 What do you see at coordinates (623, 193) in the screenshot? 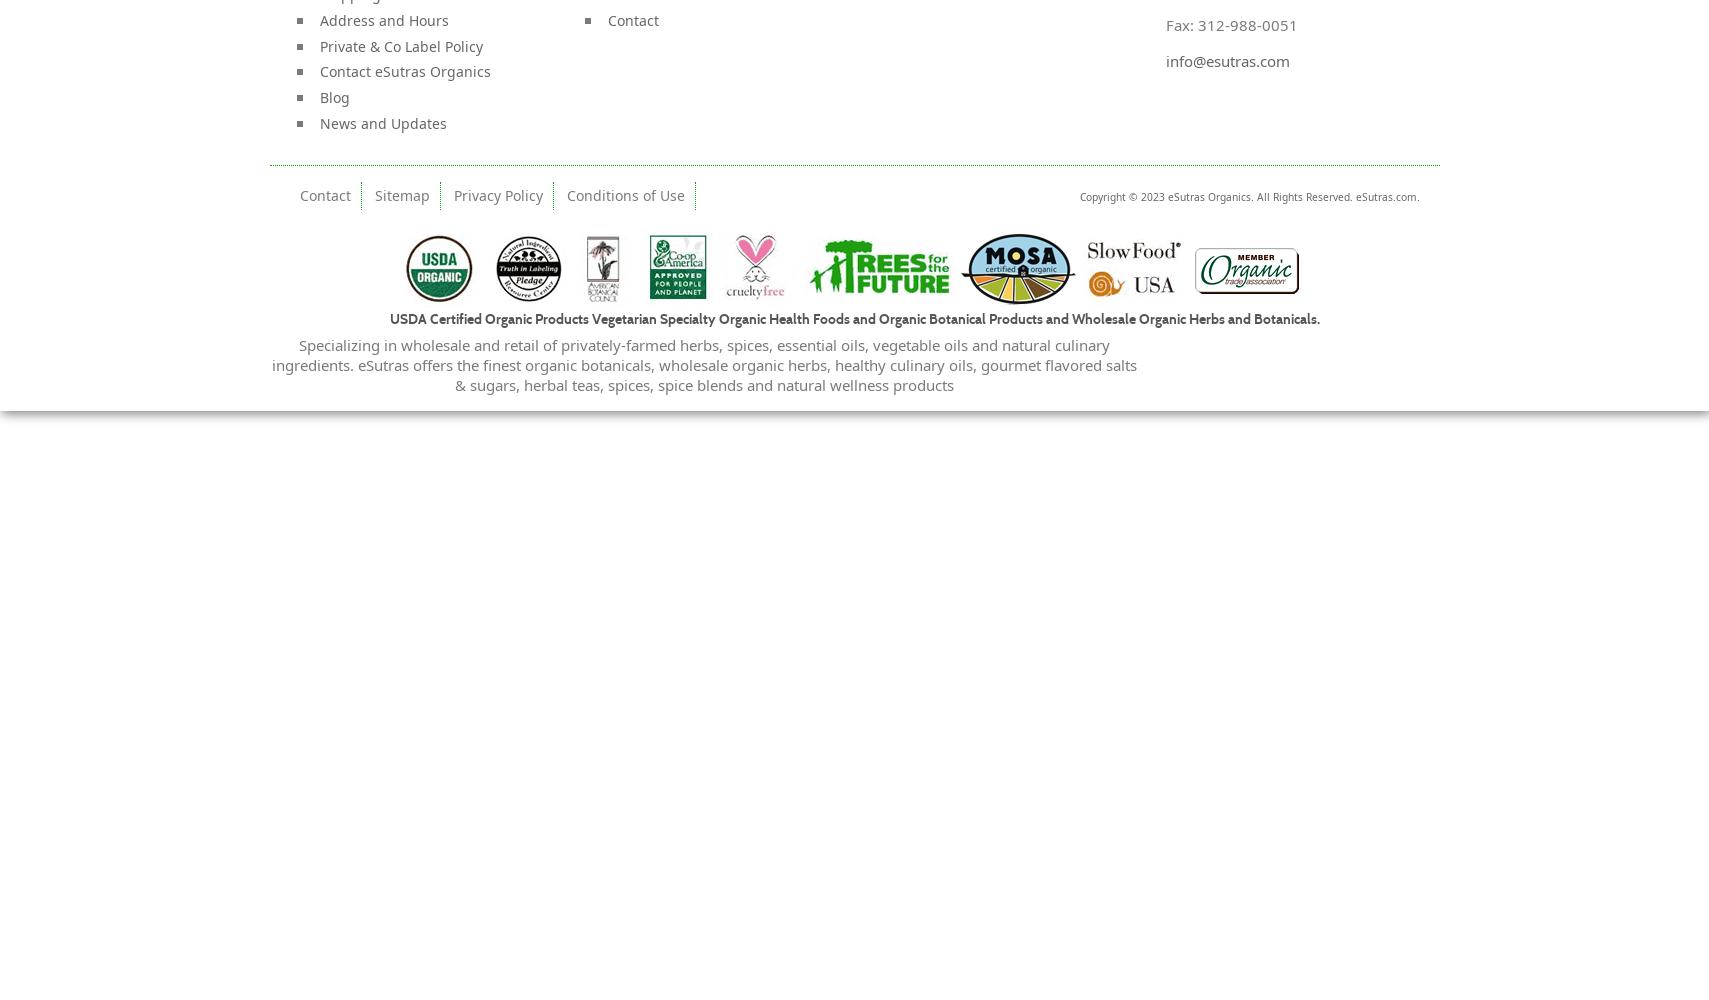
I see `'Conditions of Use'` at bounding box center [623, 193].